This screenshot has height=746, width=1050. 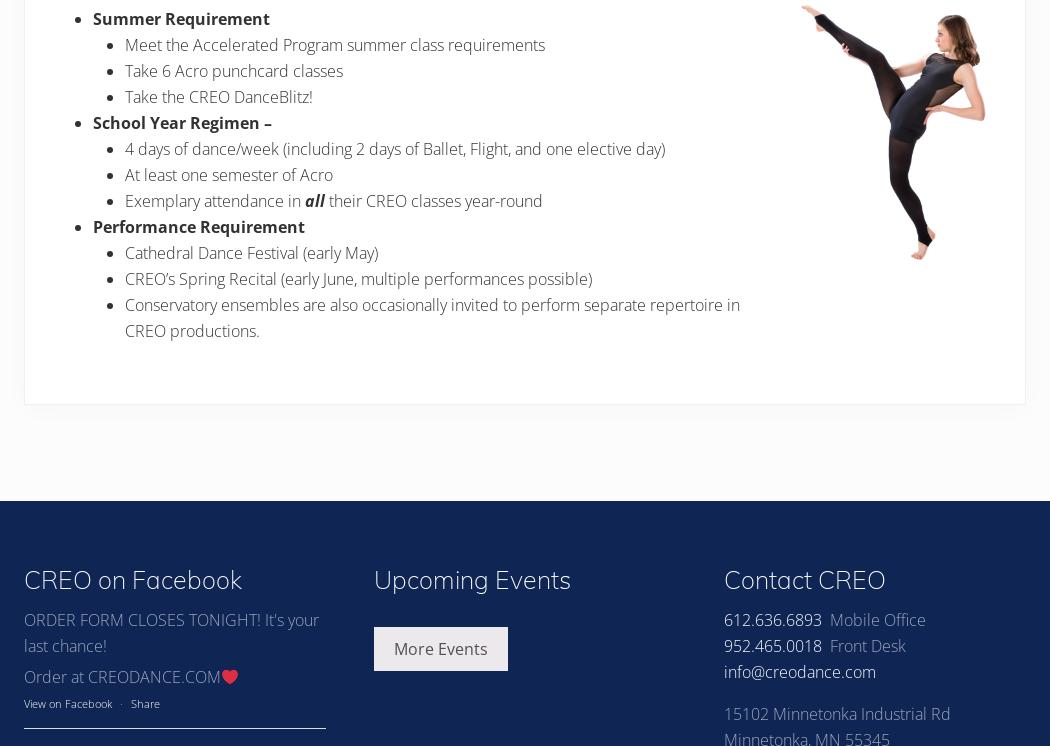 What do you see at coordinates (132, 578) in the screenshot?
I see `'CREO on Facebook'` at bounding box center [132, 578].